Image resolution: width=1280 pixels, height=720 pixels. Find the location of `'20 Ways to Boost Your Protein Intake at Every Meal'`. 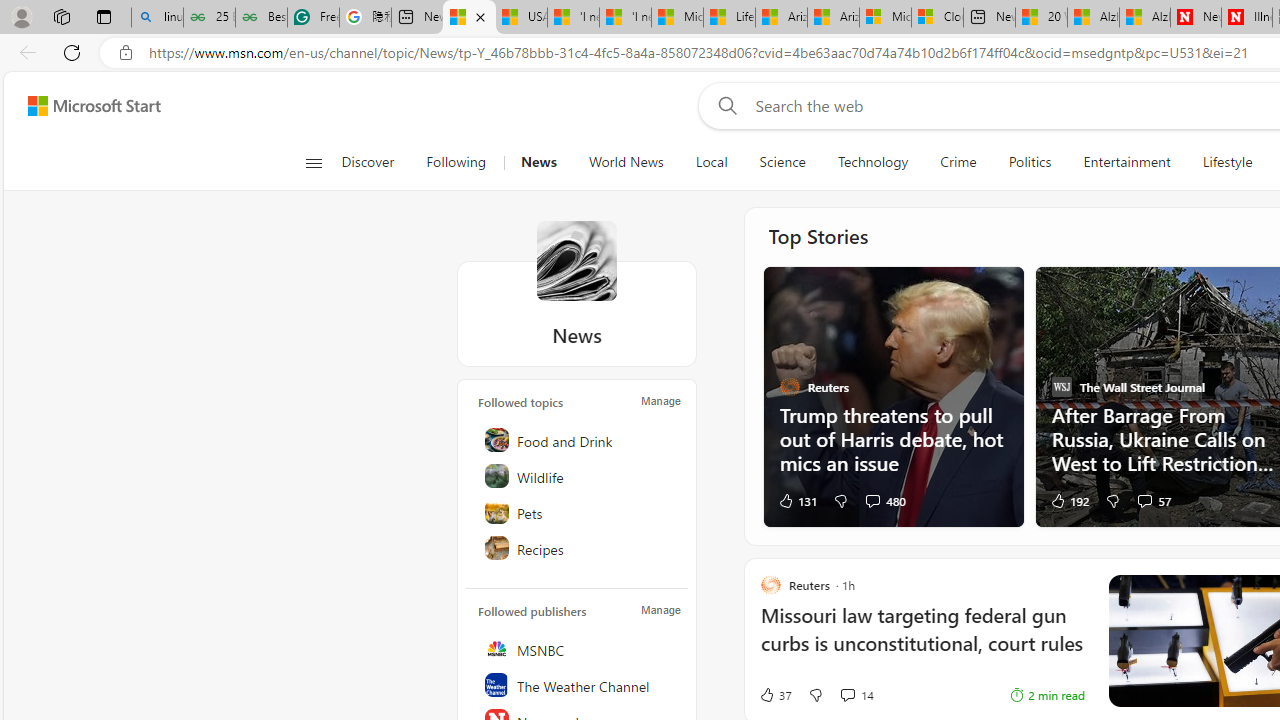

'20 Ways to Boost Your Protein Intake at Every Meal' is located at coordinates (1040, 17).